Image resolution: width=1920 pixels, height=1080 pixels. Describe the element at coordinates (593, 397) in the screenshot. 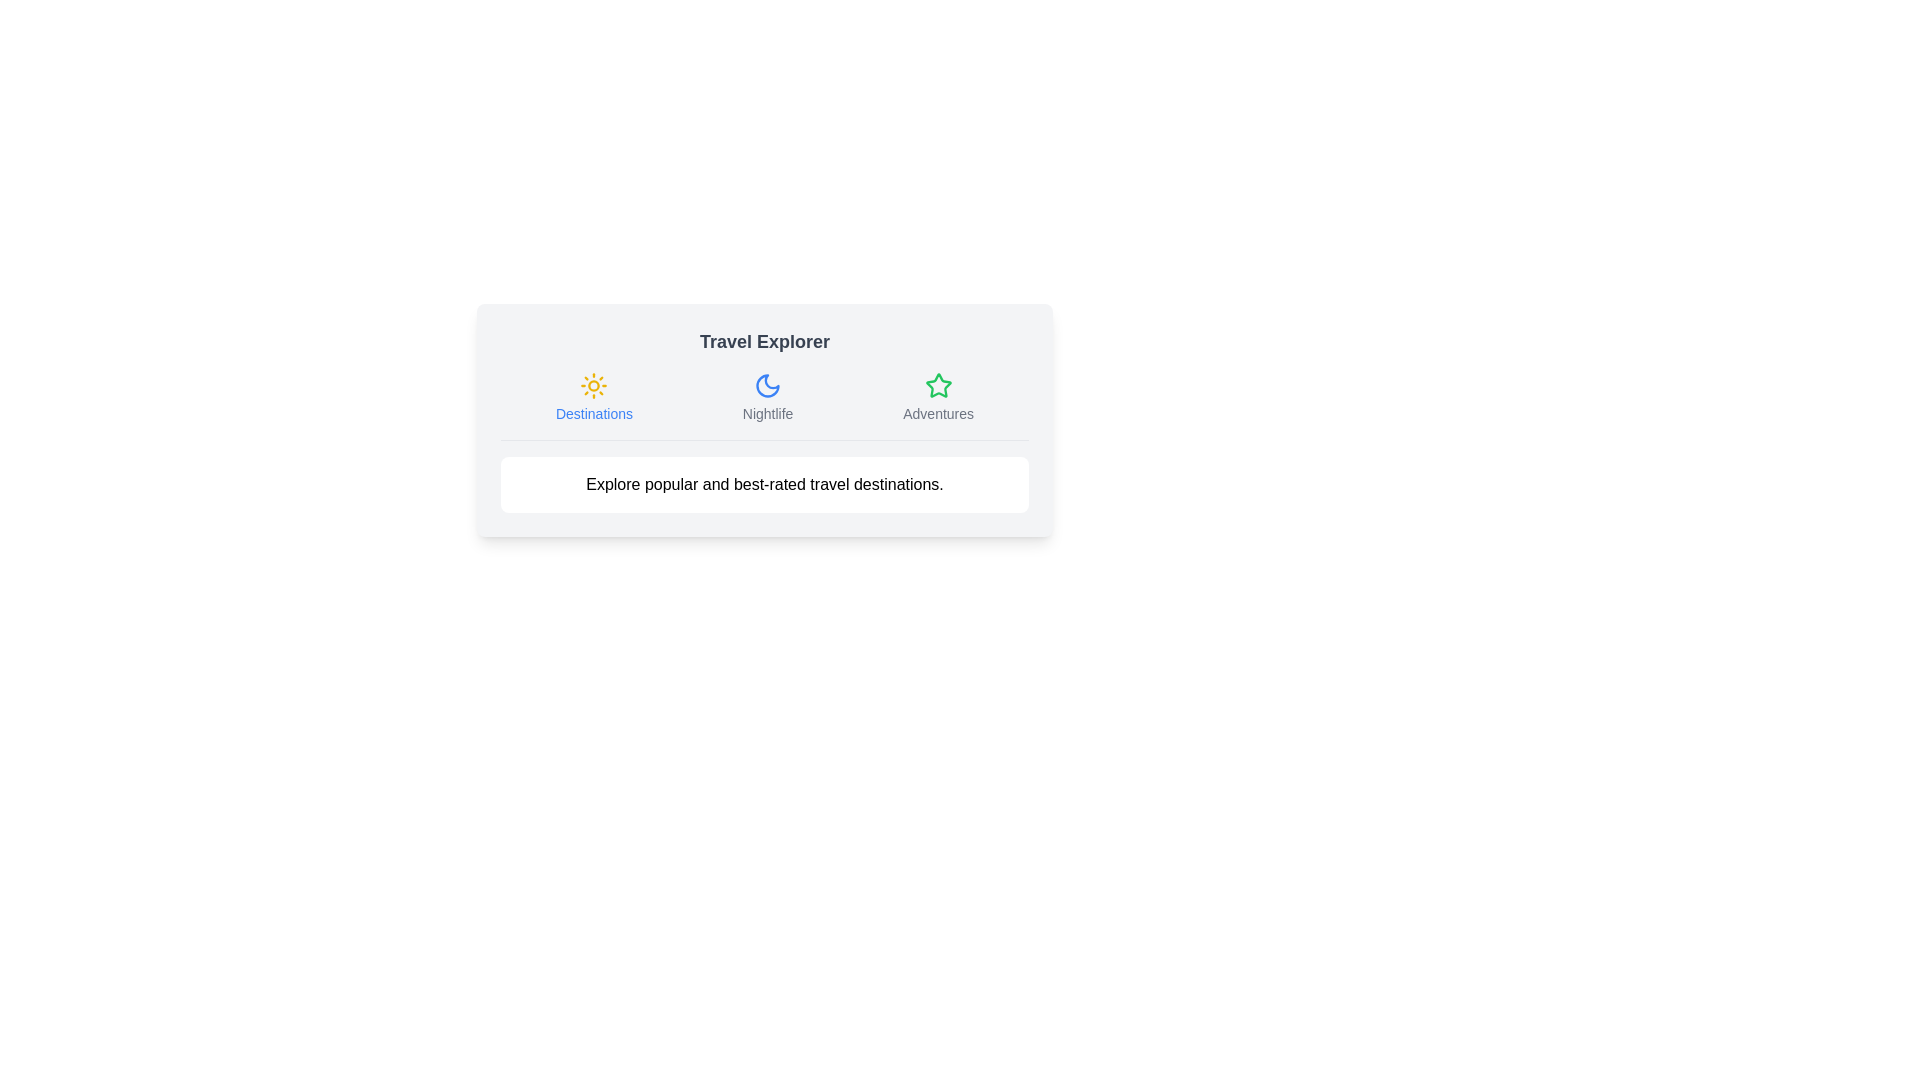

I see `the Destinations tab to view its content` at that location.